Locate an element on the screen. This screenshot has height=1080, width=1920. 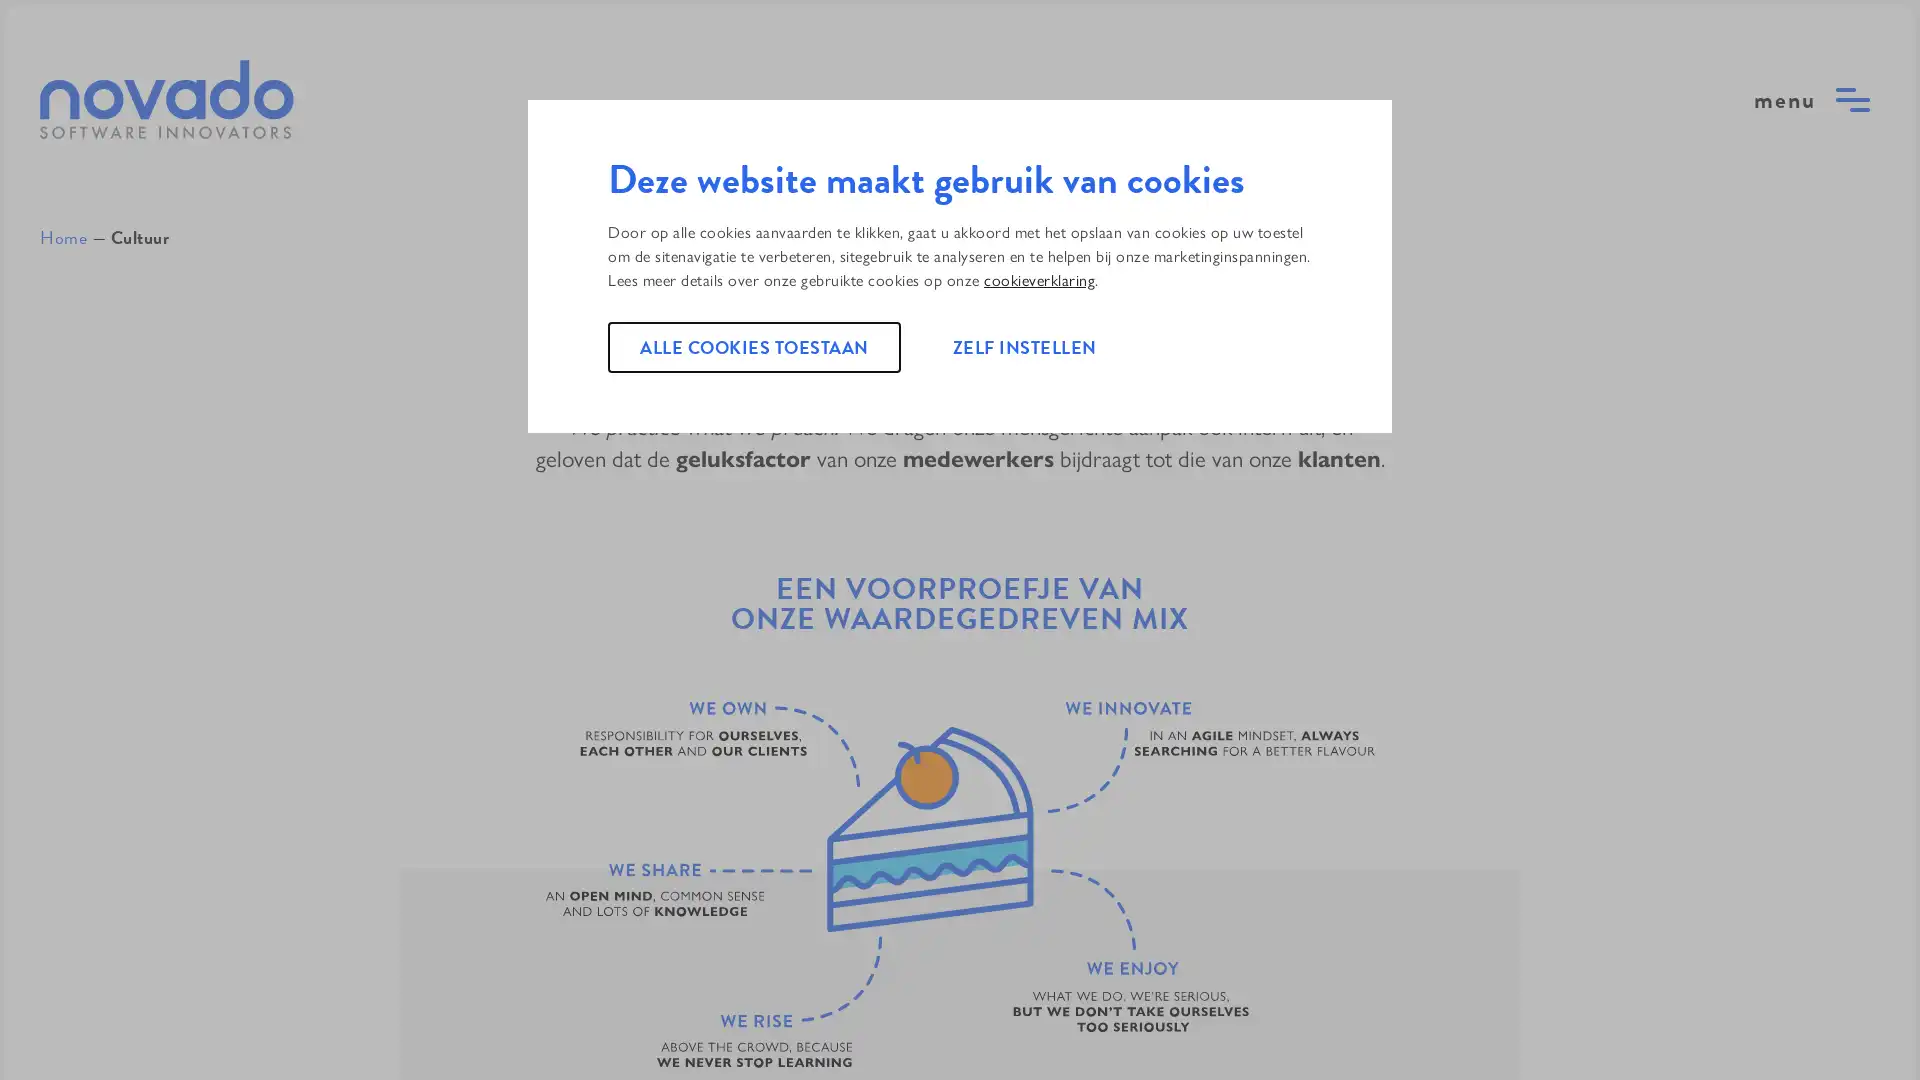
ZELF INSTELLEN is located at coordinates (1023, 346).